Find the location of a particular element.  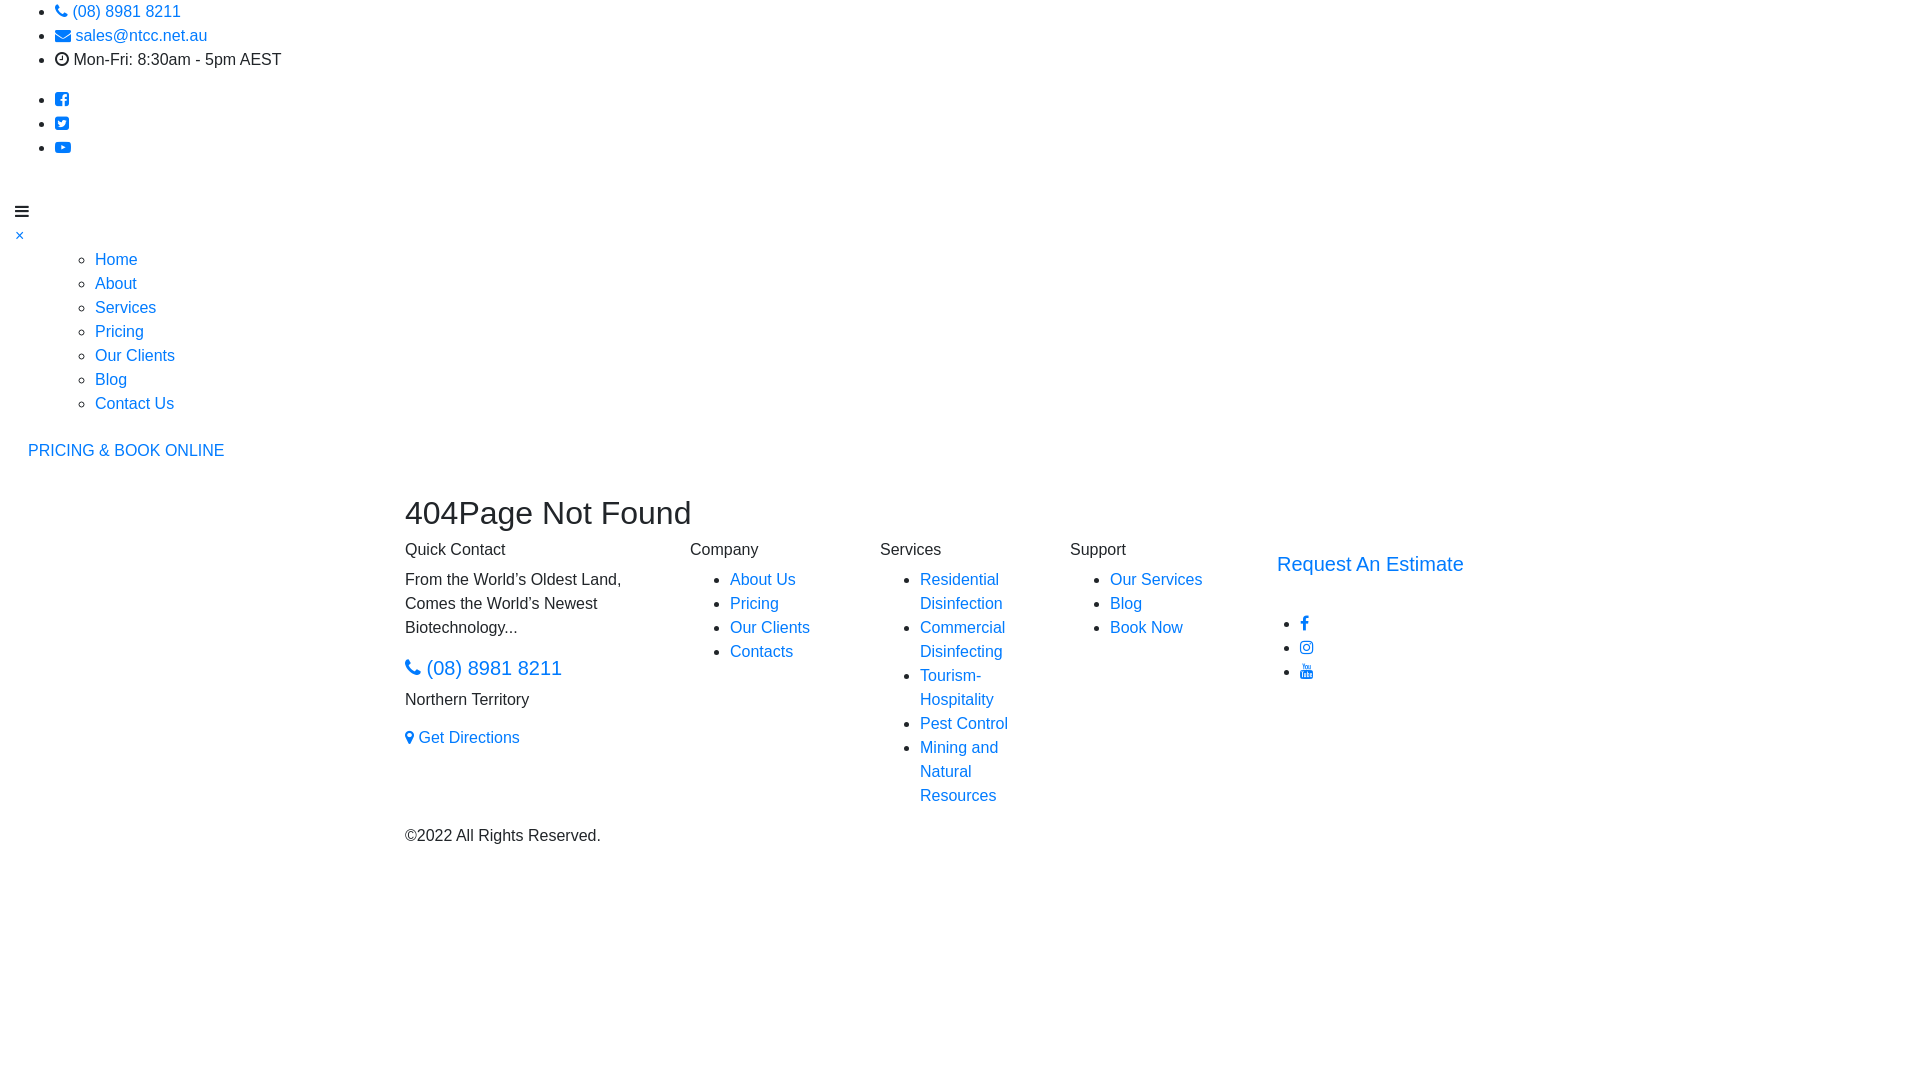

'About Us' is located at coordinates (762, 579).